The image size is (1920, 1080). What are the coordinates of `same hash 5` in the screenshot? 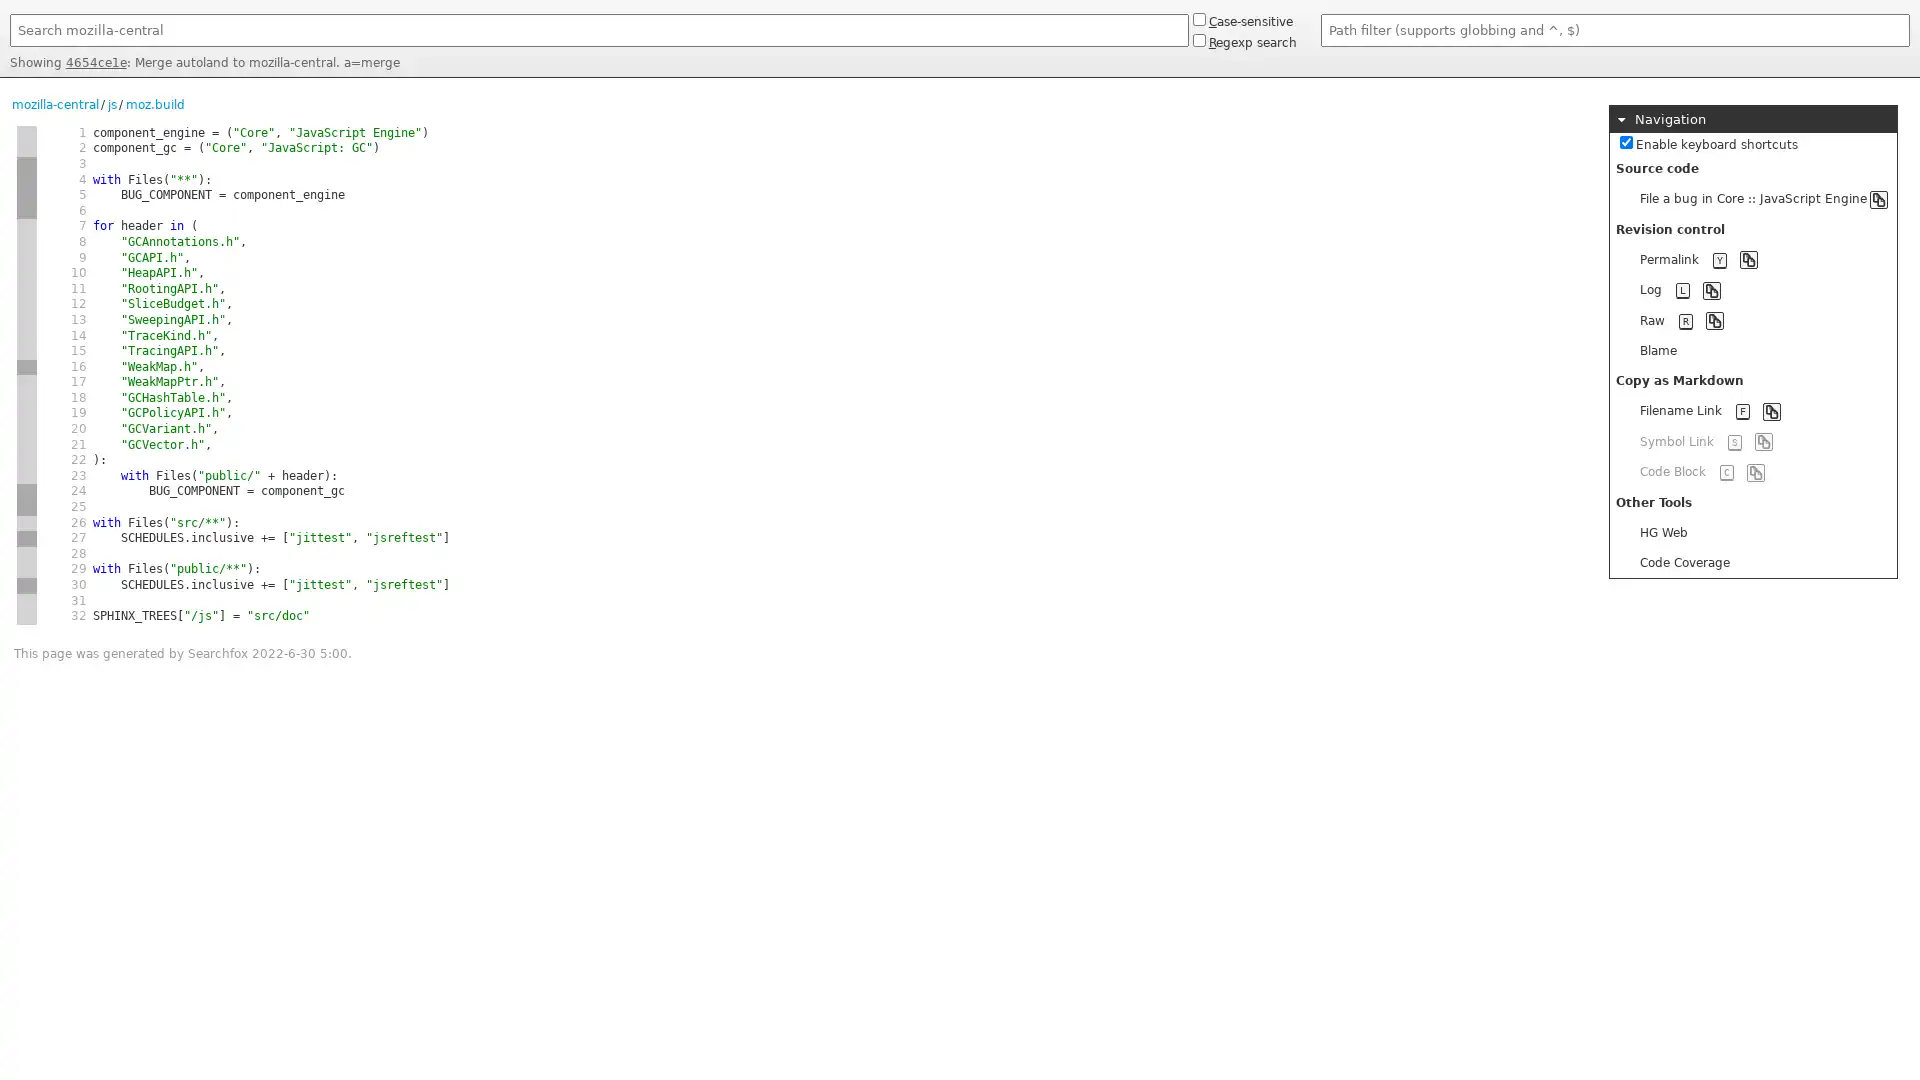 It's located at (27, 615).